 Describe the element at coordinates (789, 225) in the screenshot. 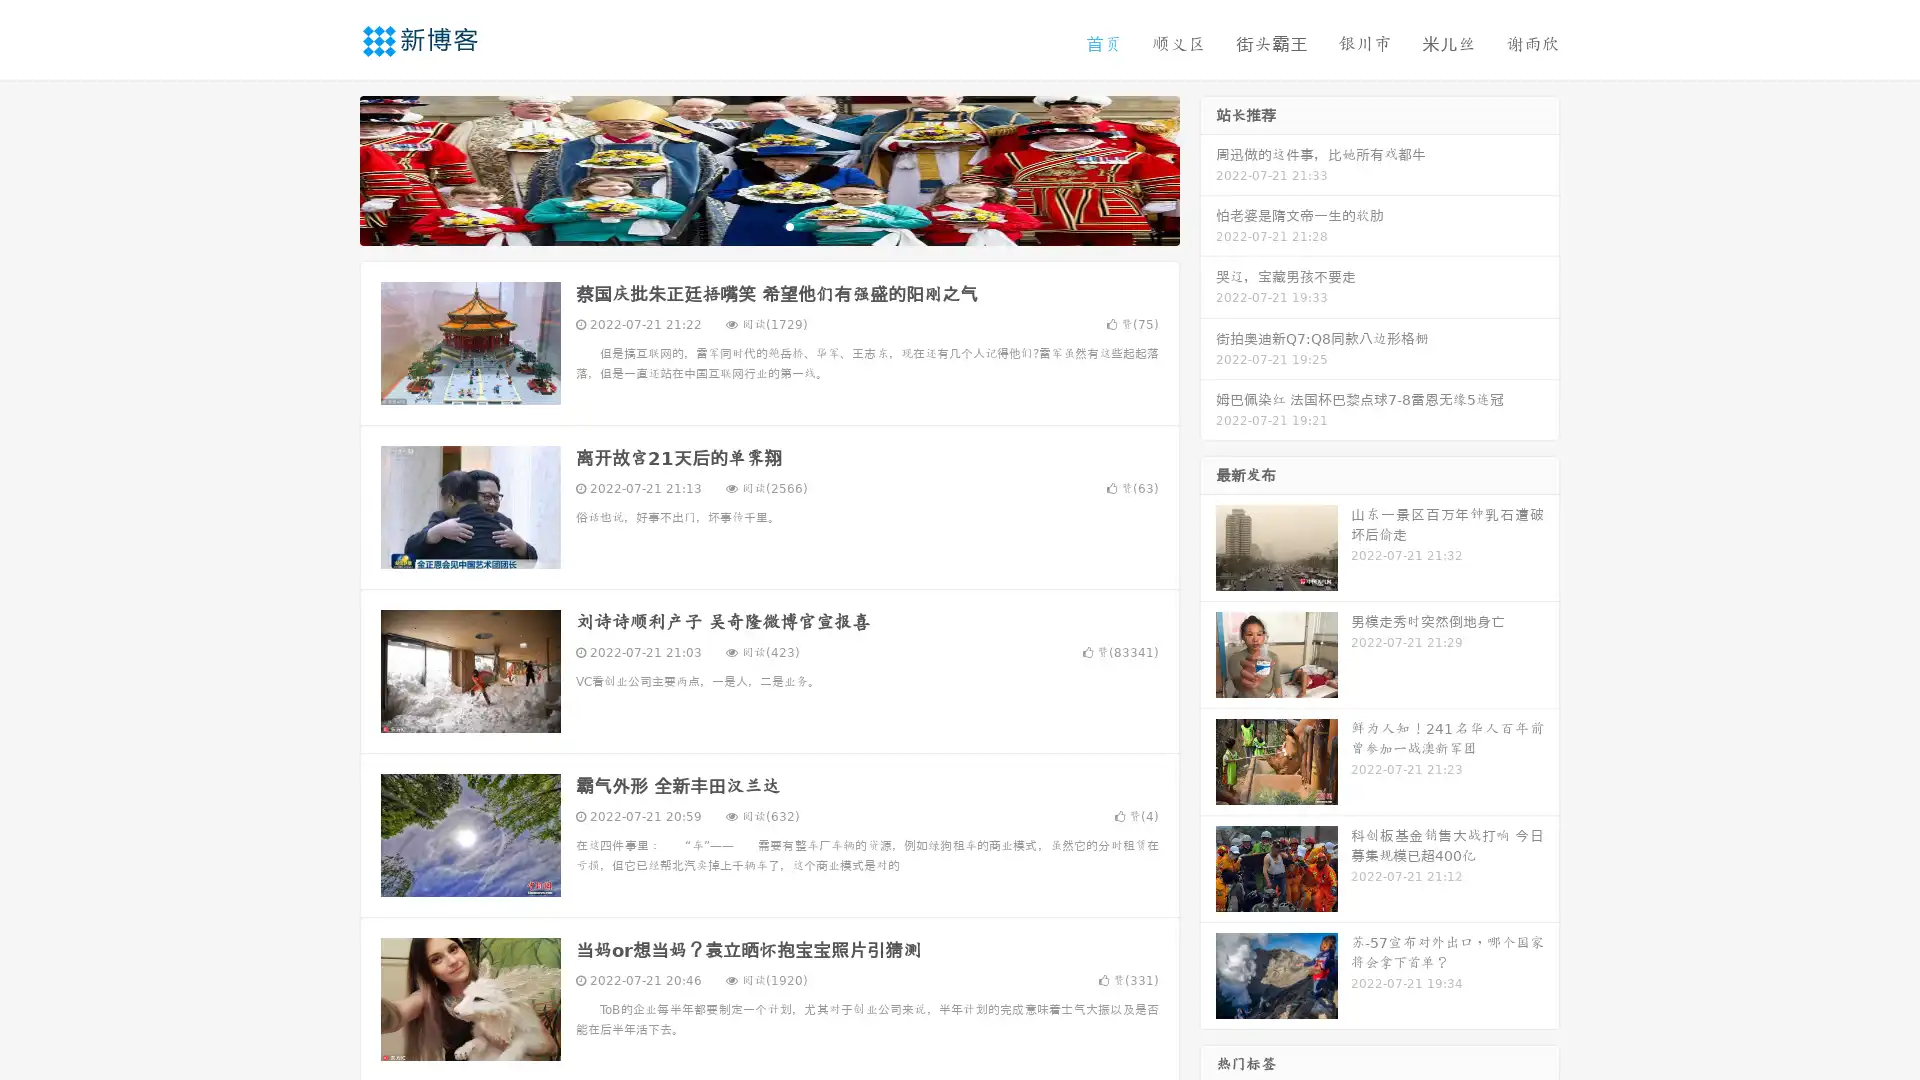

I see `Go to slide 3` at that location.